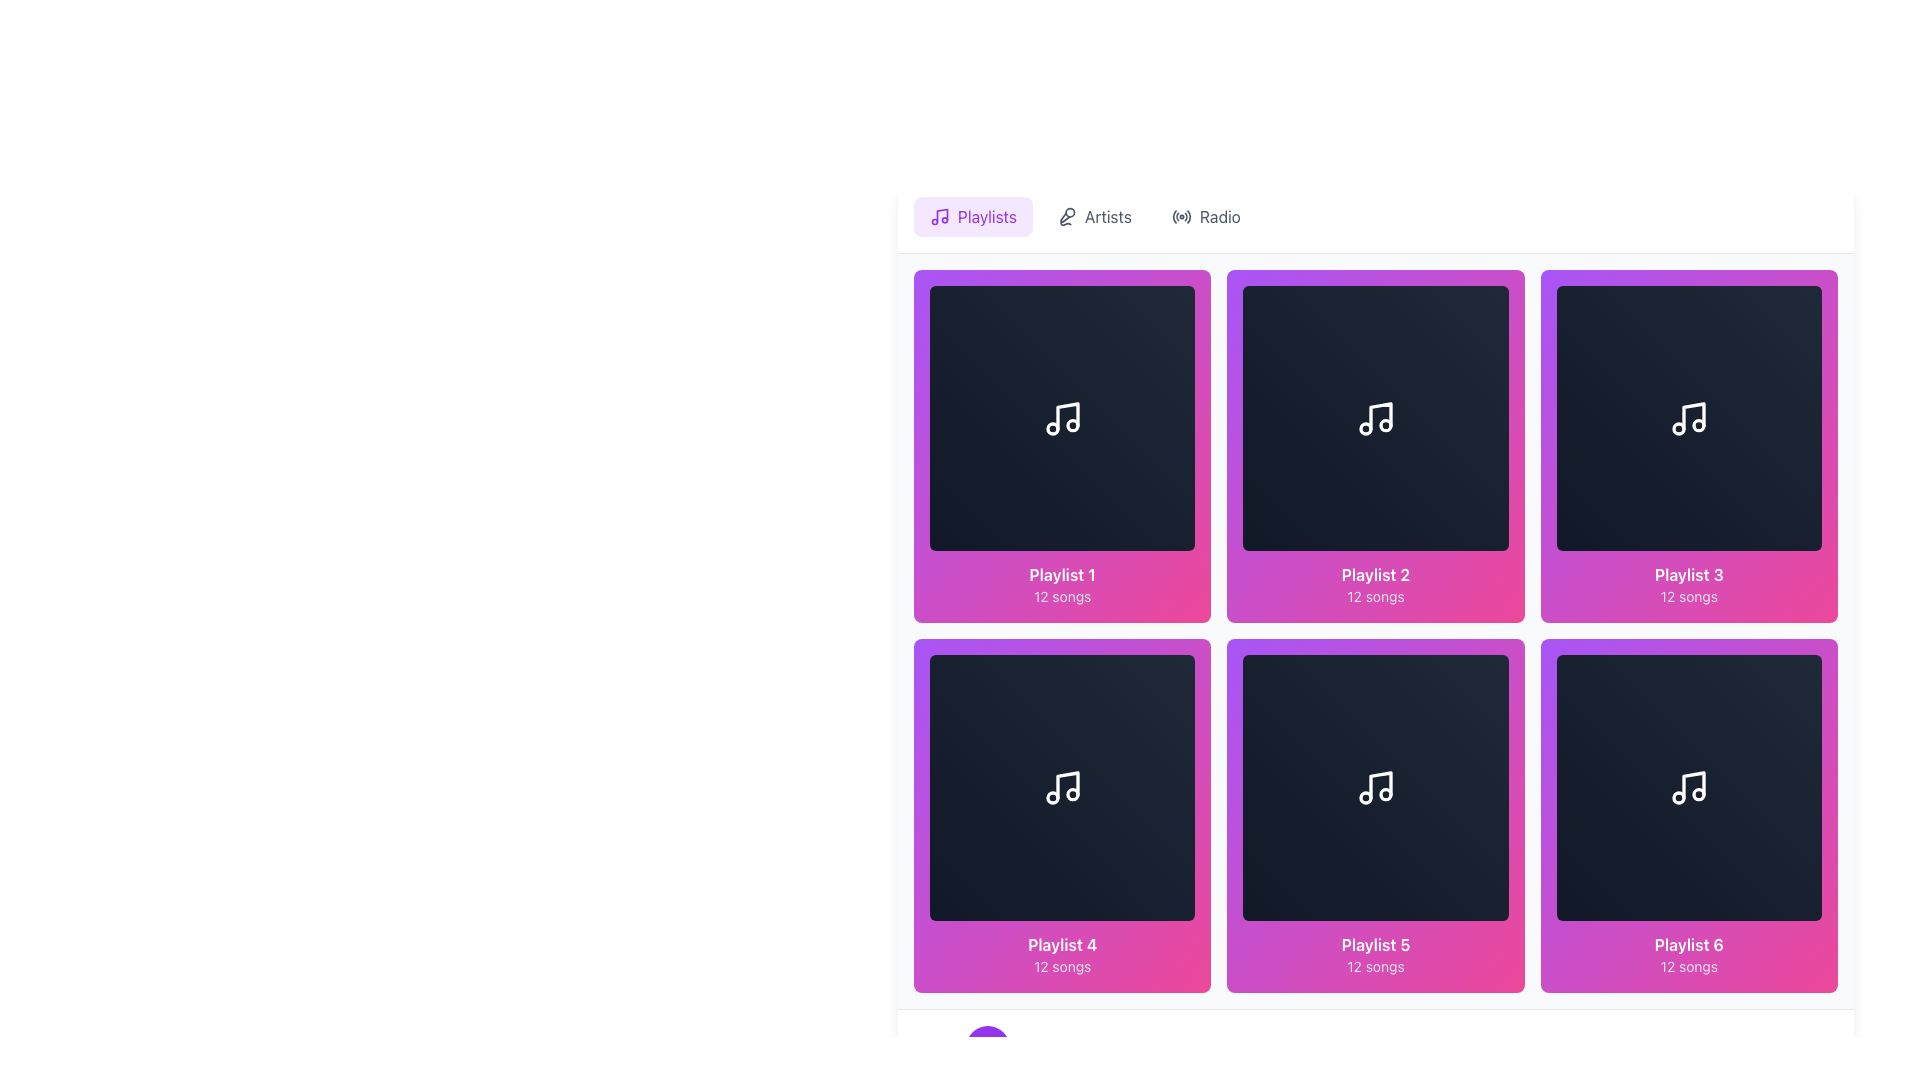  Describe the element at coordinates (1688, 944) in the screenshot. I see `the Text Label displaying 'Playlist 6', which is styled in white bold font and located at the bottom center of a card in a grid layout` at that location.